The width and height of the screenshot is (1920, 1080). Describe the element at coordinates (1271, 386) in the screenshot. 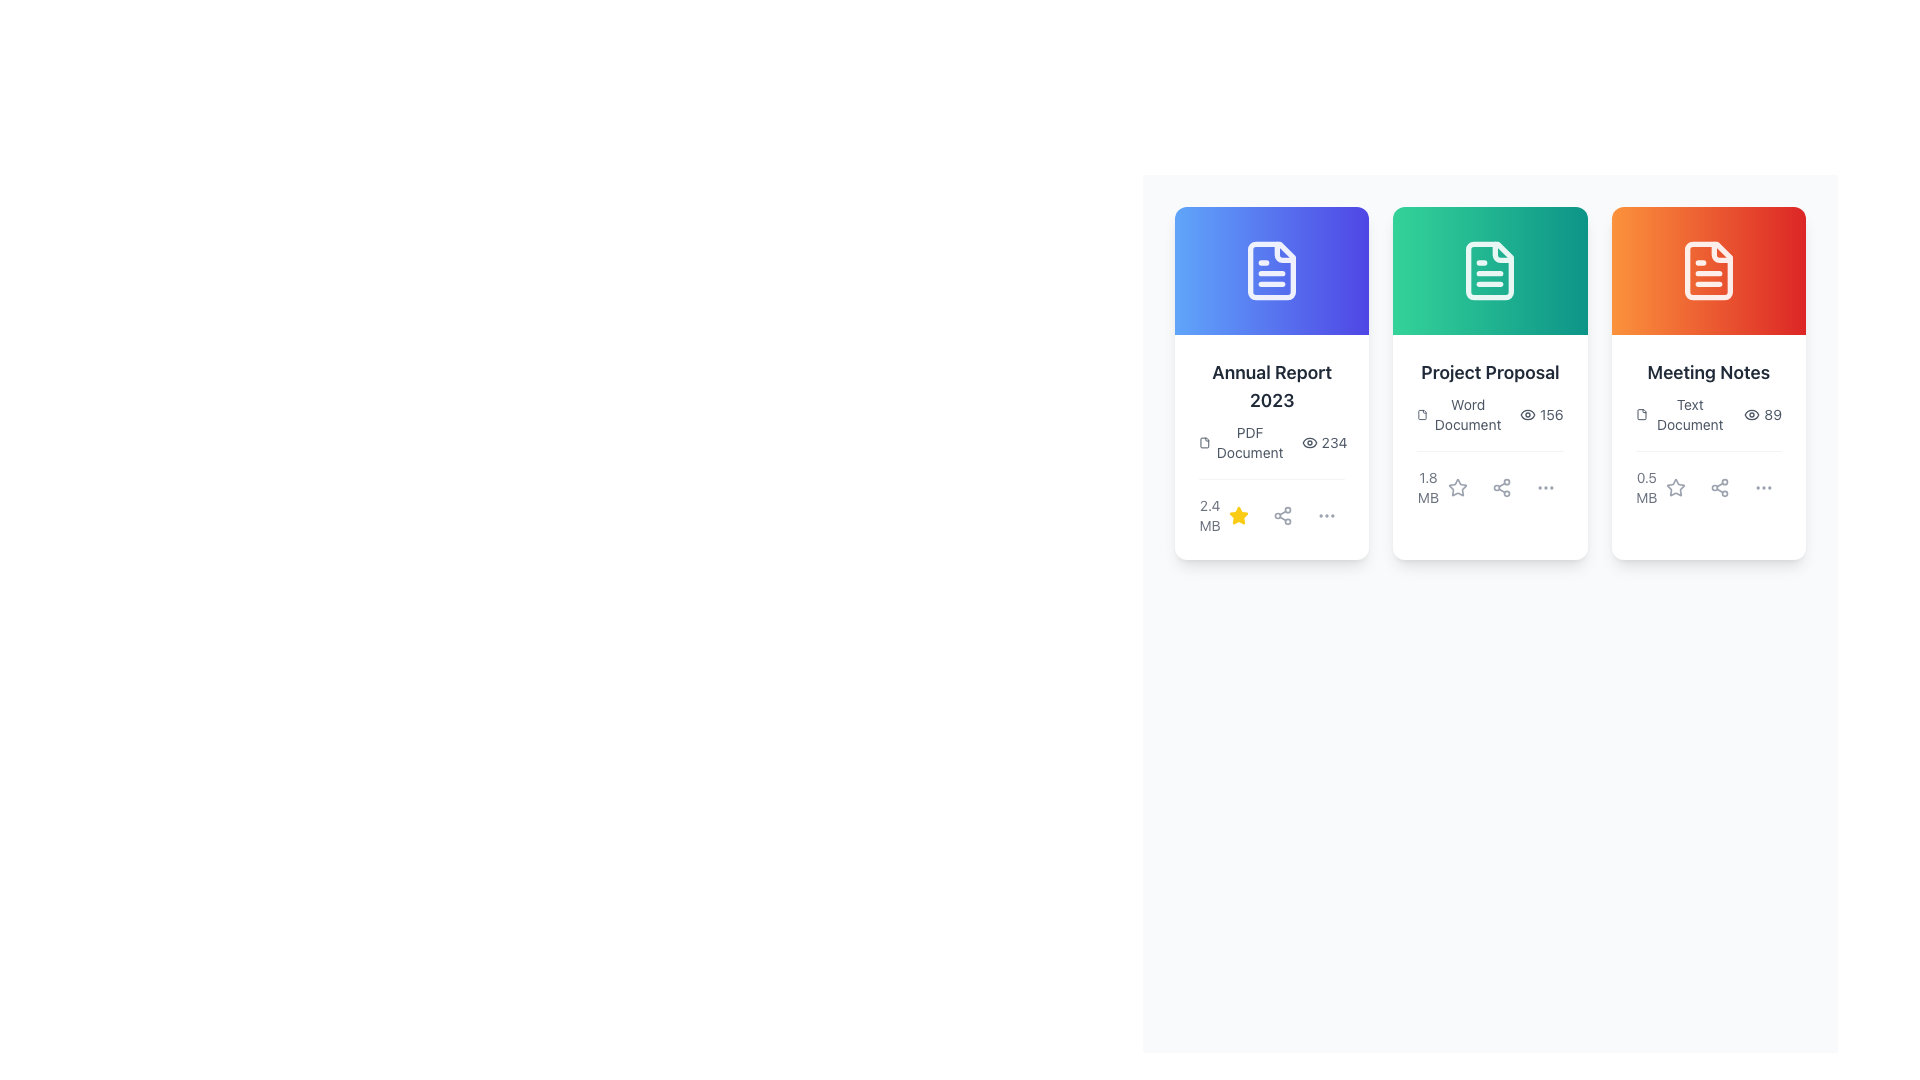

I see `text label that serves as the title for the card, which identifies the content as the annual report for the year 2023, located at the center of the blue background header of the first card` at that location.